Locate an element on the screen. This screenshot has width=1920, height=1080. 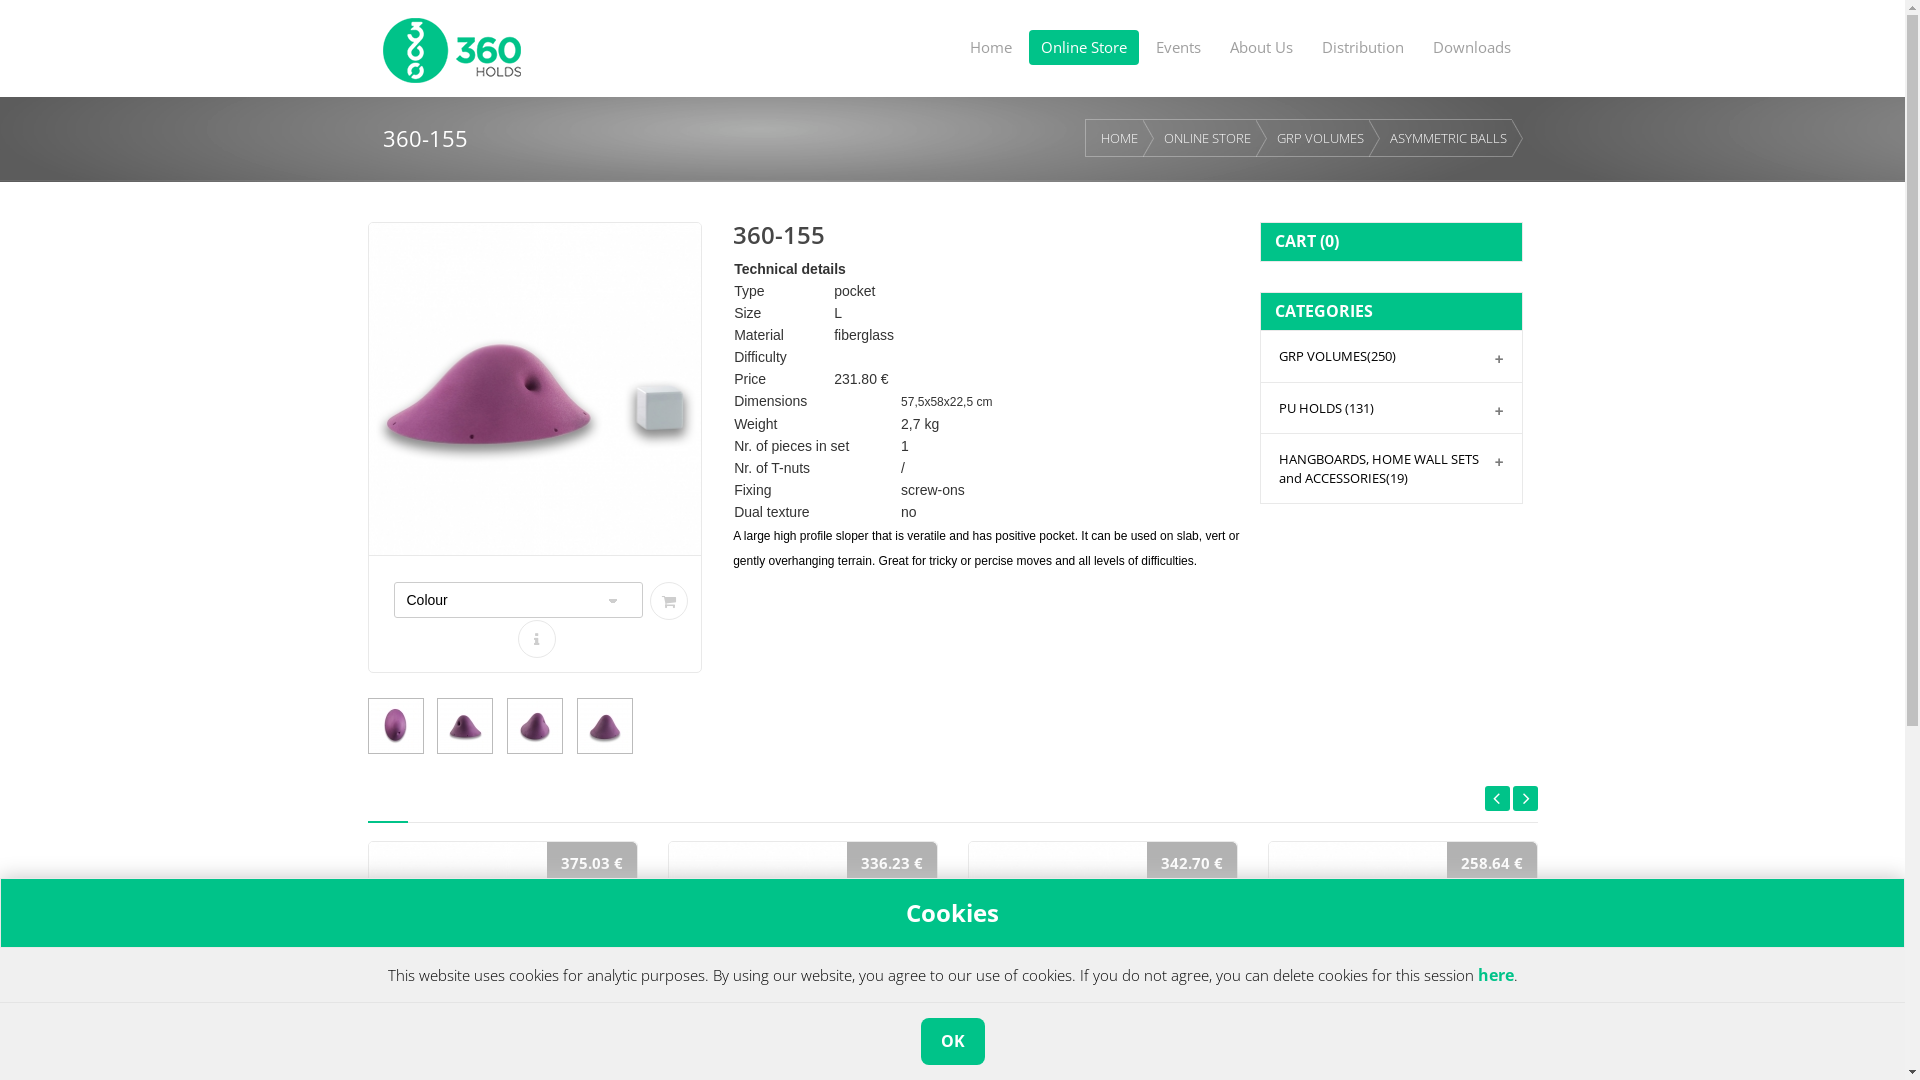
'Home' is located at coordinates (990, 46).